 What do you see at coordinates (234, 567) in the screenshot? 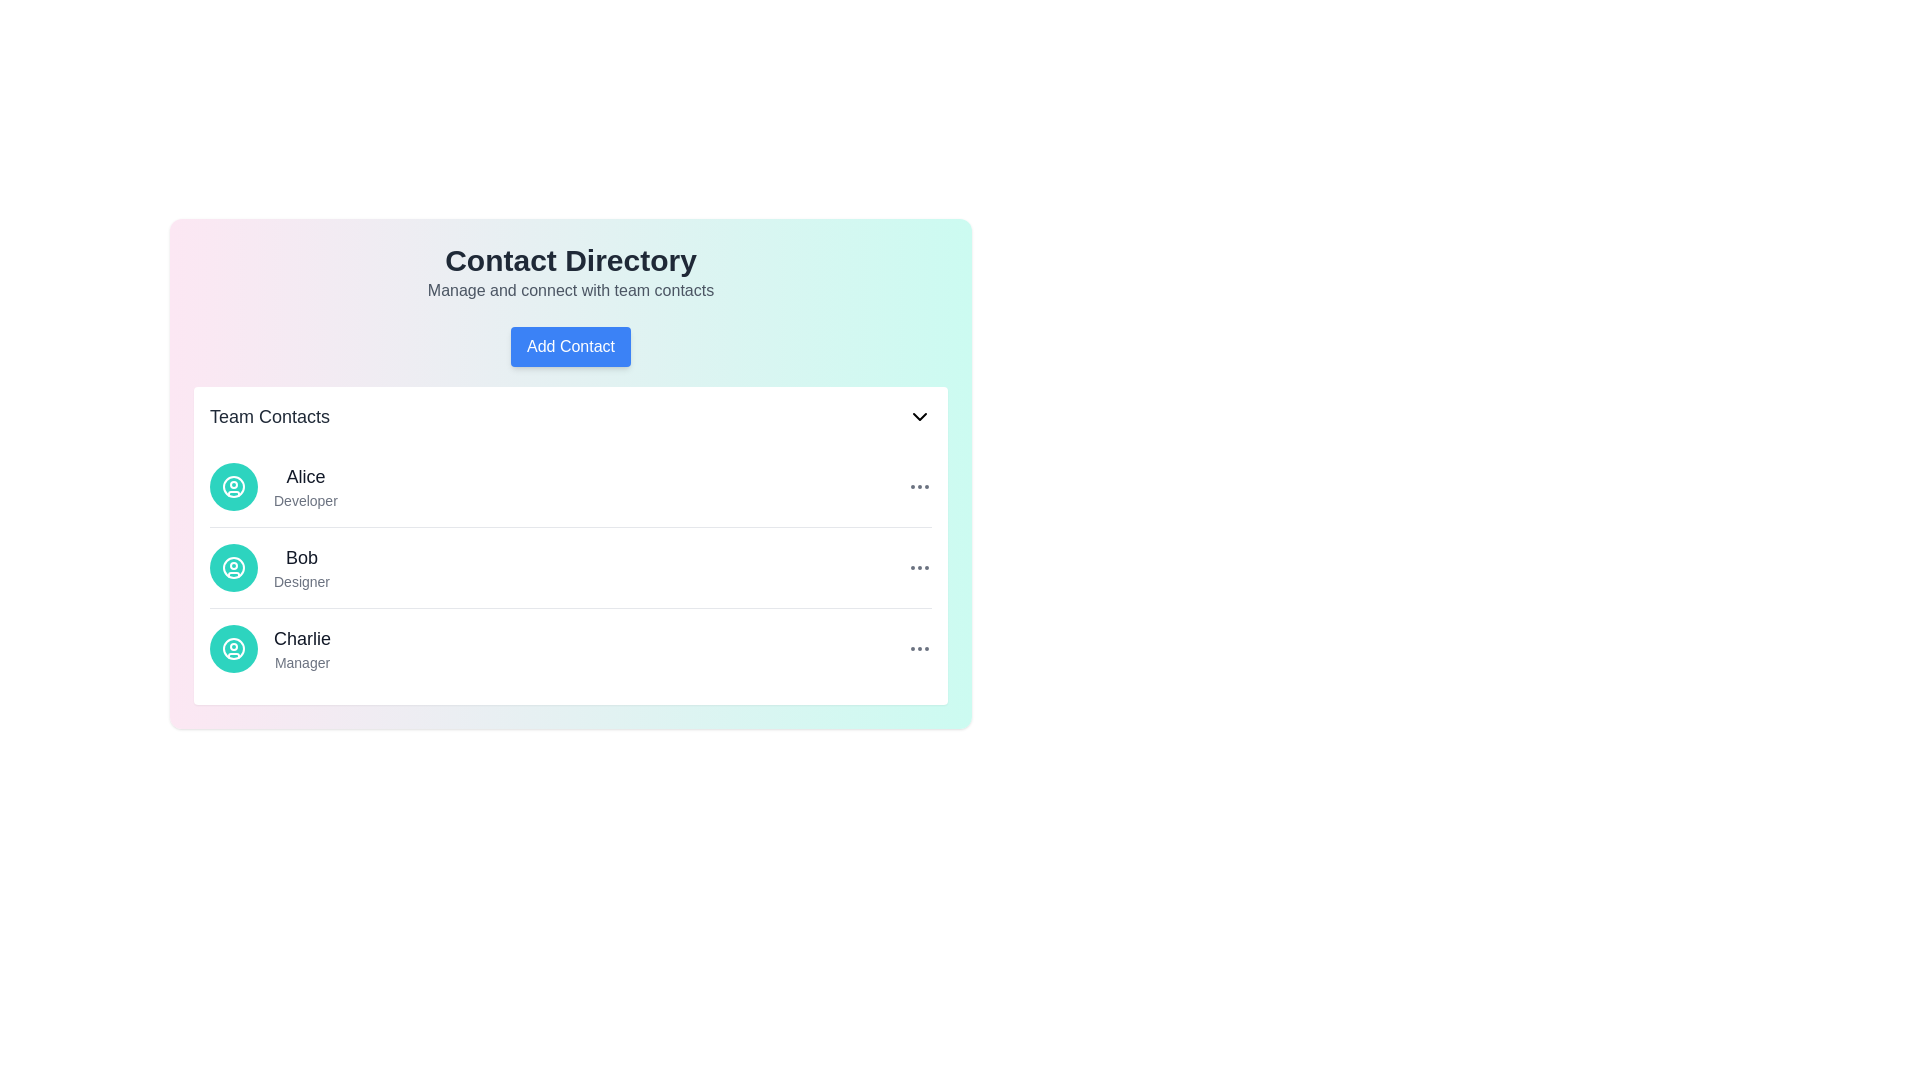
I see `the outermost circular UI component of user 'Bob's profile icon in the contact list` at bounding box center [234, 567].